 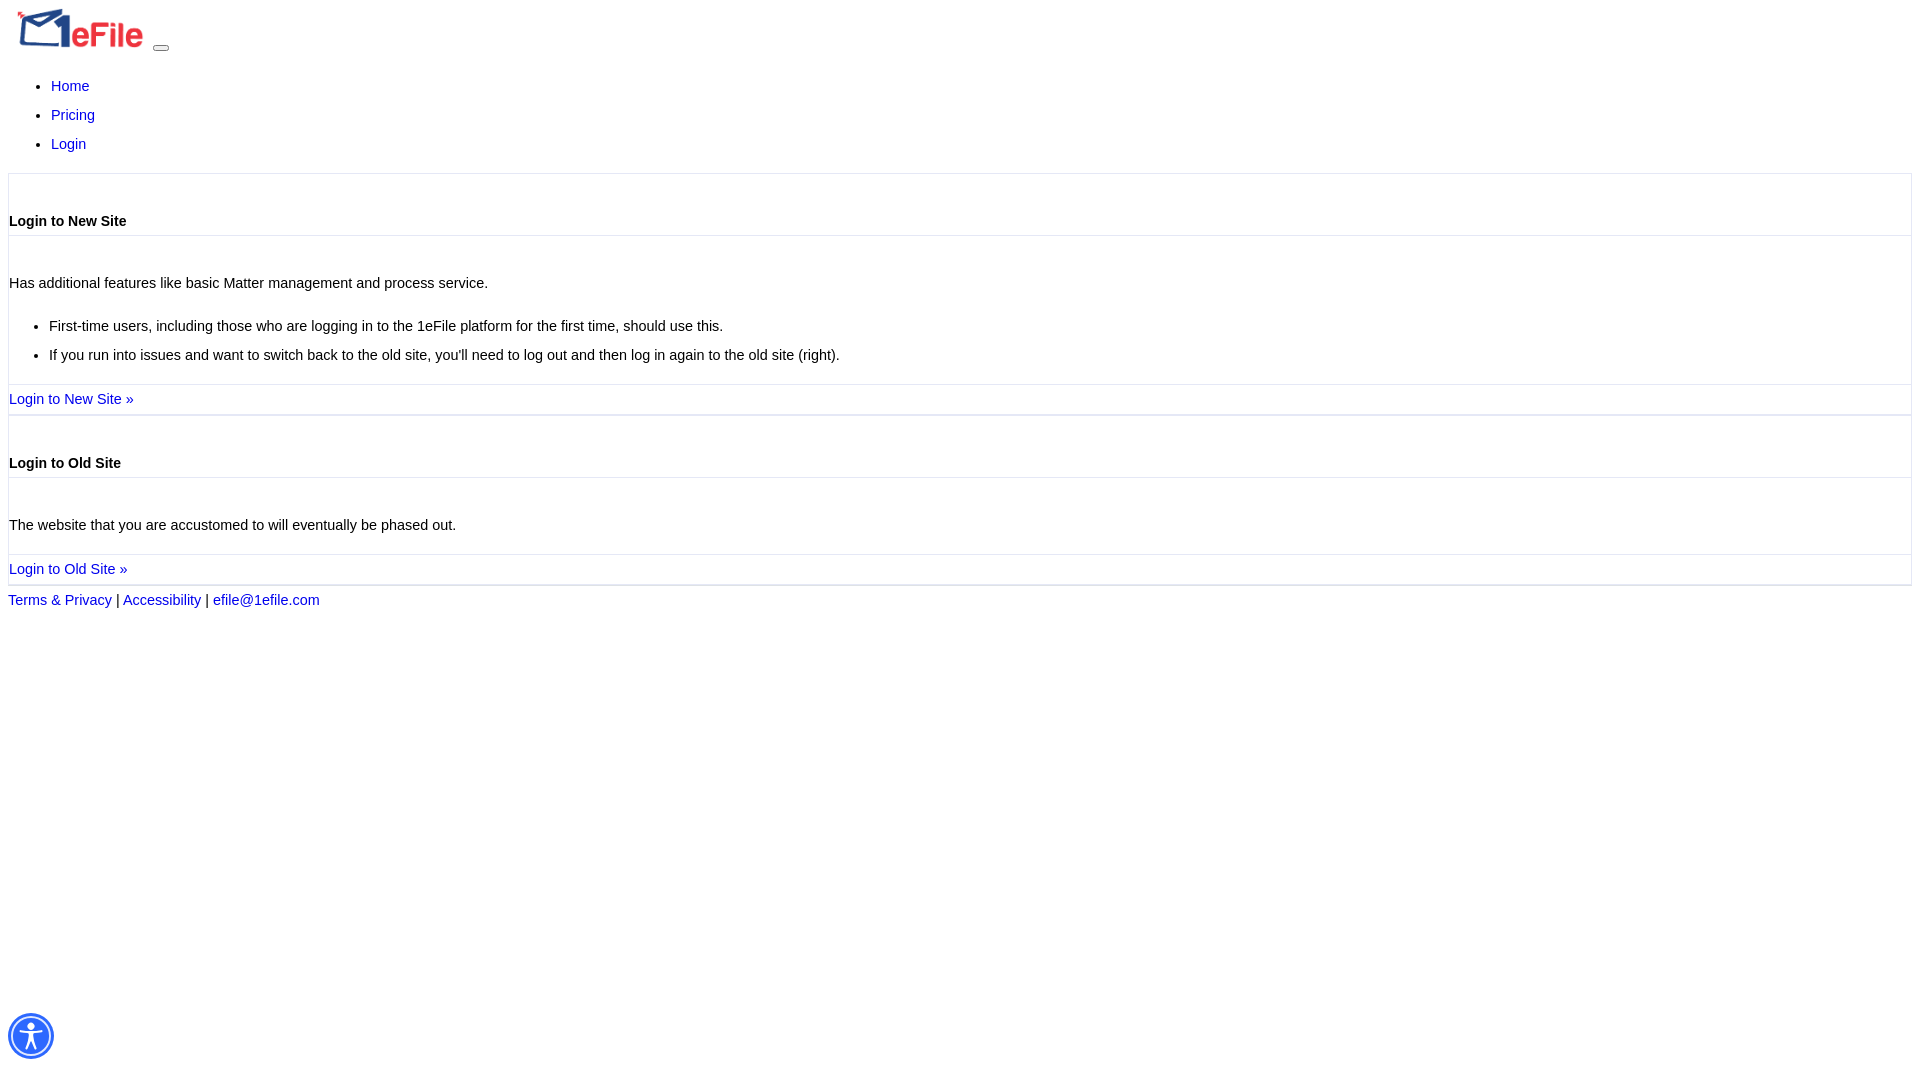 What do you see at coordinates (122, 599) in the screenshot?
I see `'Accessibility'` at bounding box center [122, 599].